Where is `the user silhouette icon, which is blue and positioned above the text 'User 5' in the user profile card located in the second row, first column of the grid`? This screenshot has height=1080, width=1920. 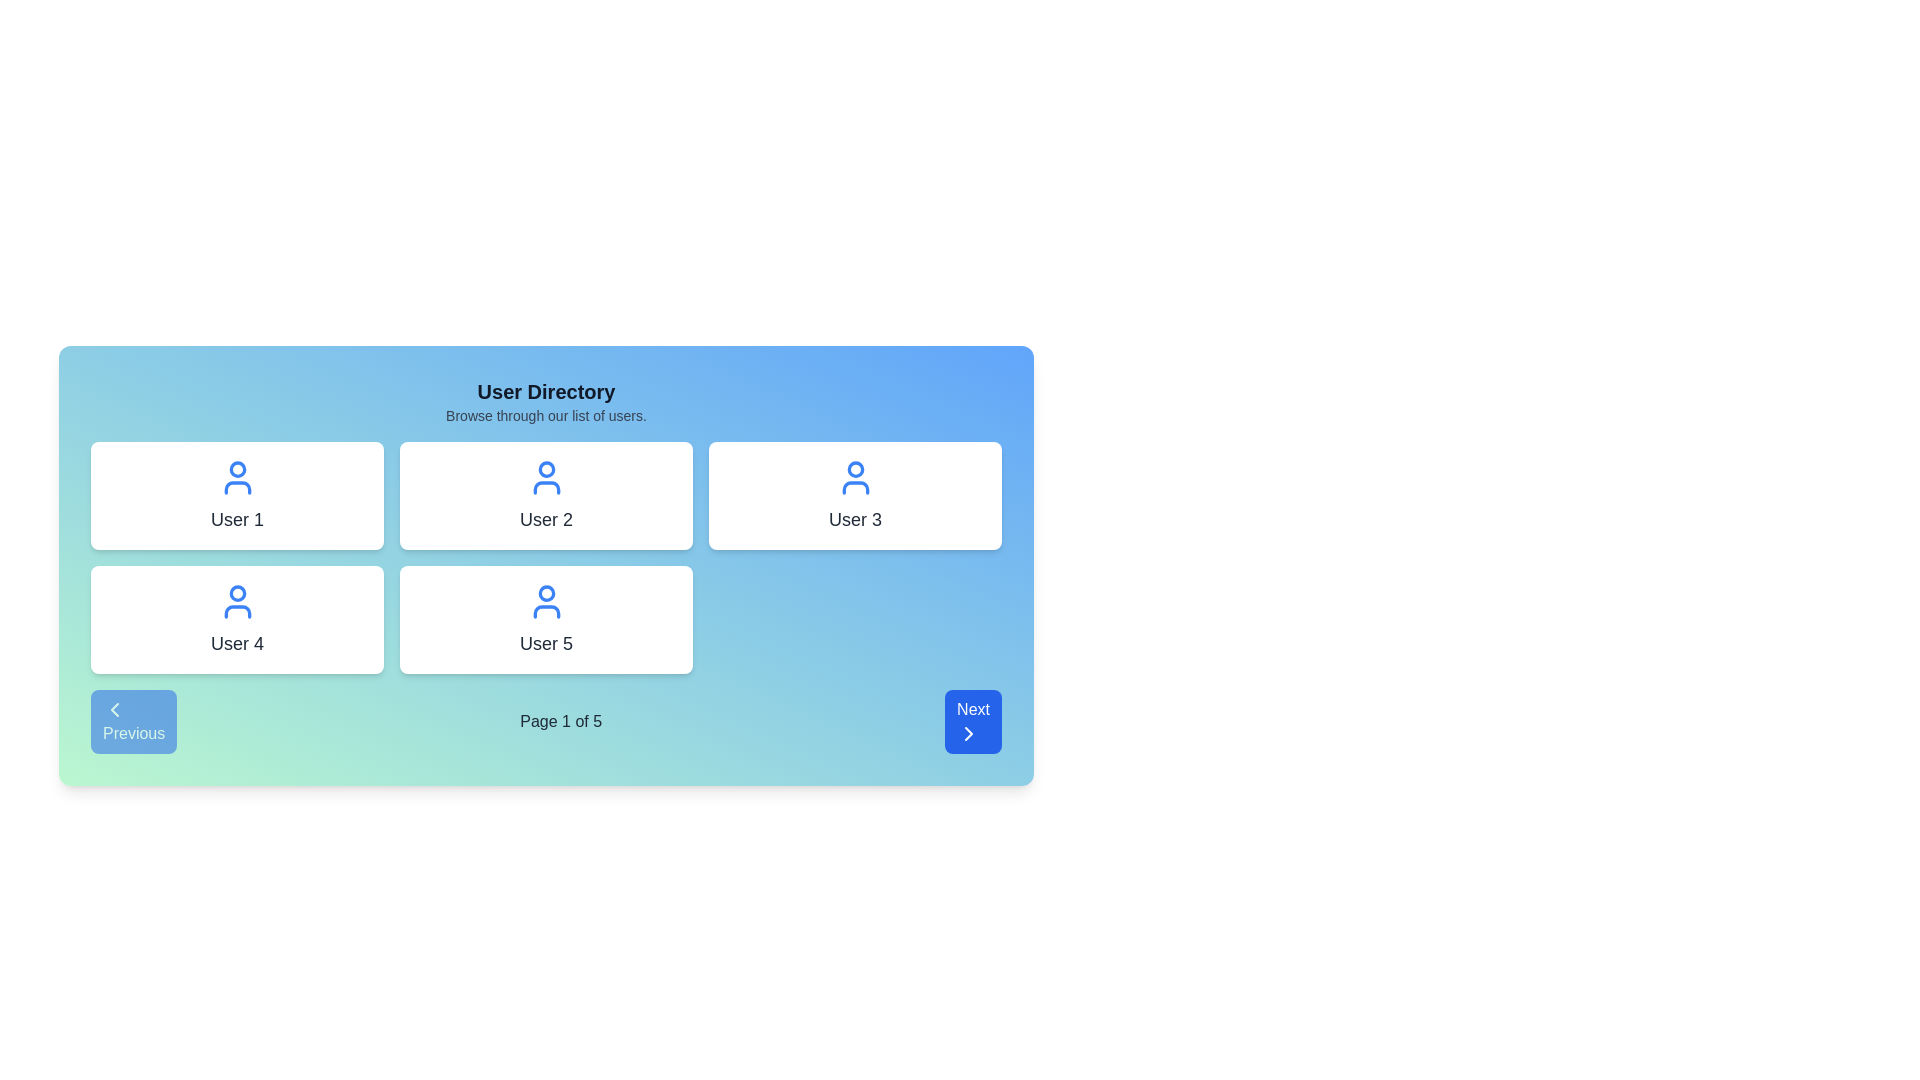 the user silhouette icon, which is blue and positioned above the text 'User 5' in the user profile card located in the second row, first column of the grid is located at coordinates (546, 600).